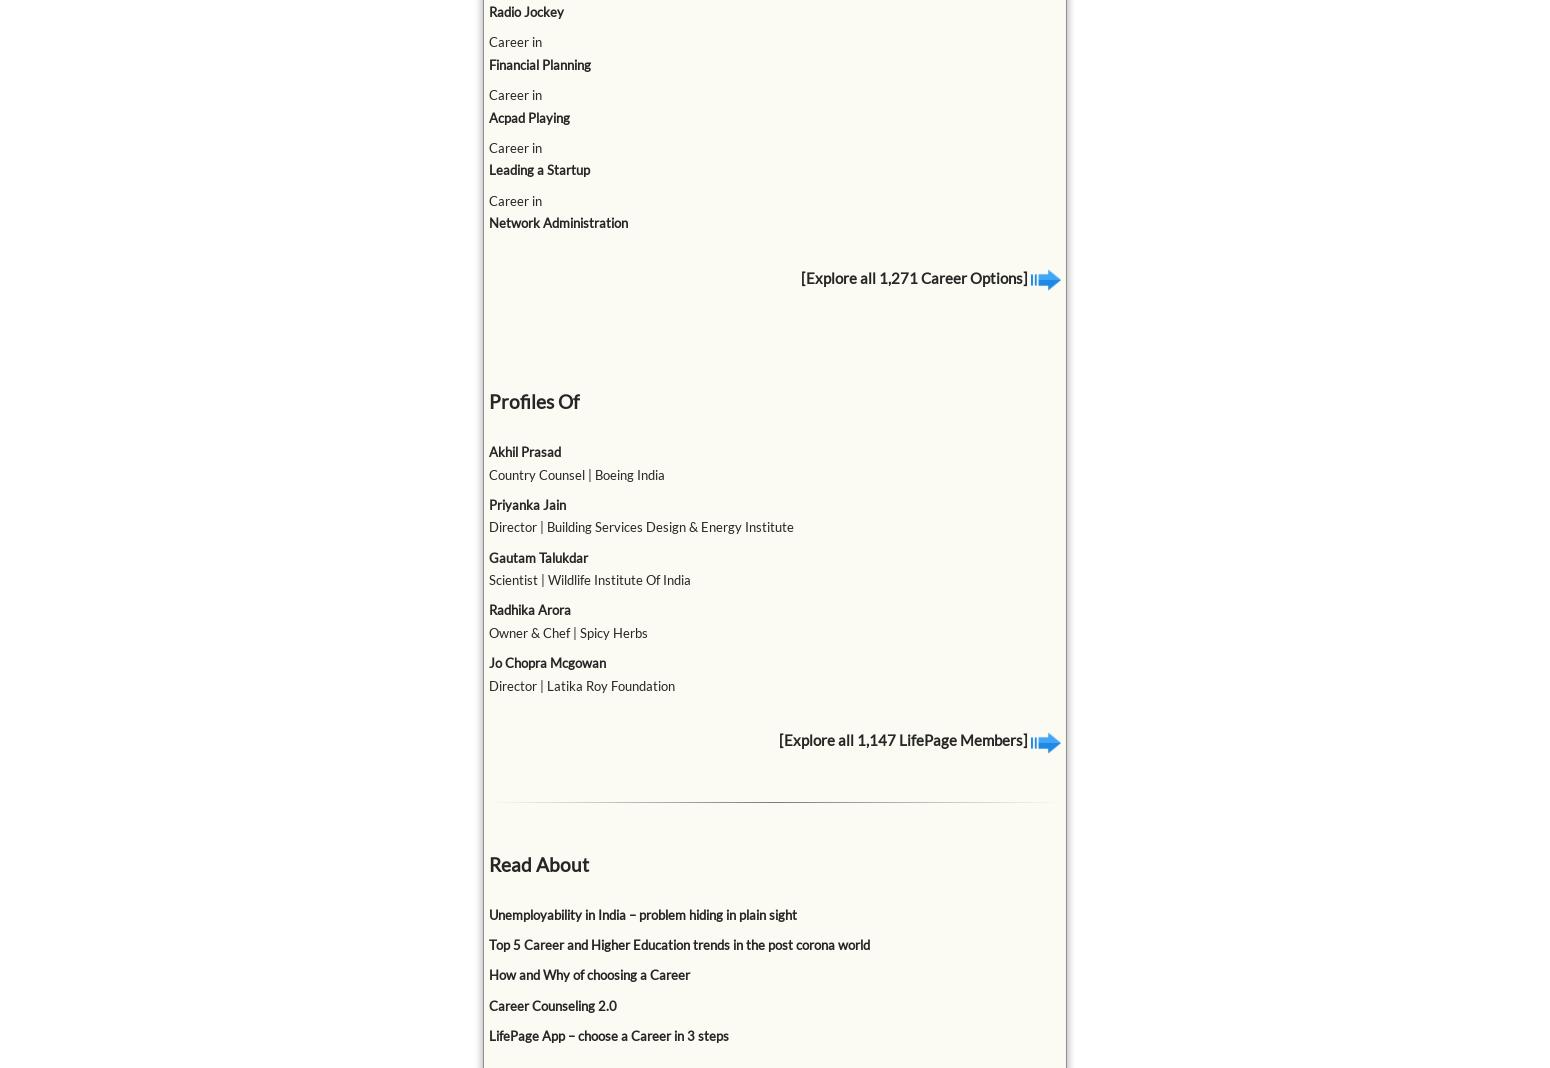 The height and width of the screenshot is (1068, 1550). Describe the element at coordinates (523, 451) in the screenshot. I see `'Akhil Prasad'` at that location.